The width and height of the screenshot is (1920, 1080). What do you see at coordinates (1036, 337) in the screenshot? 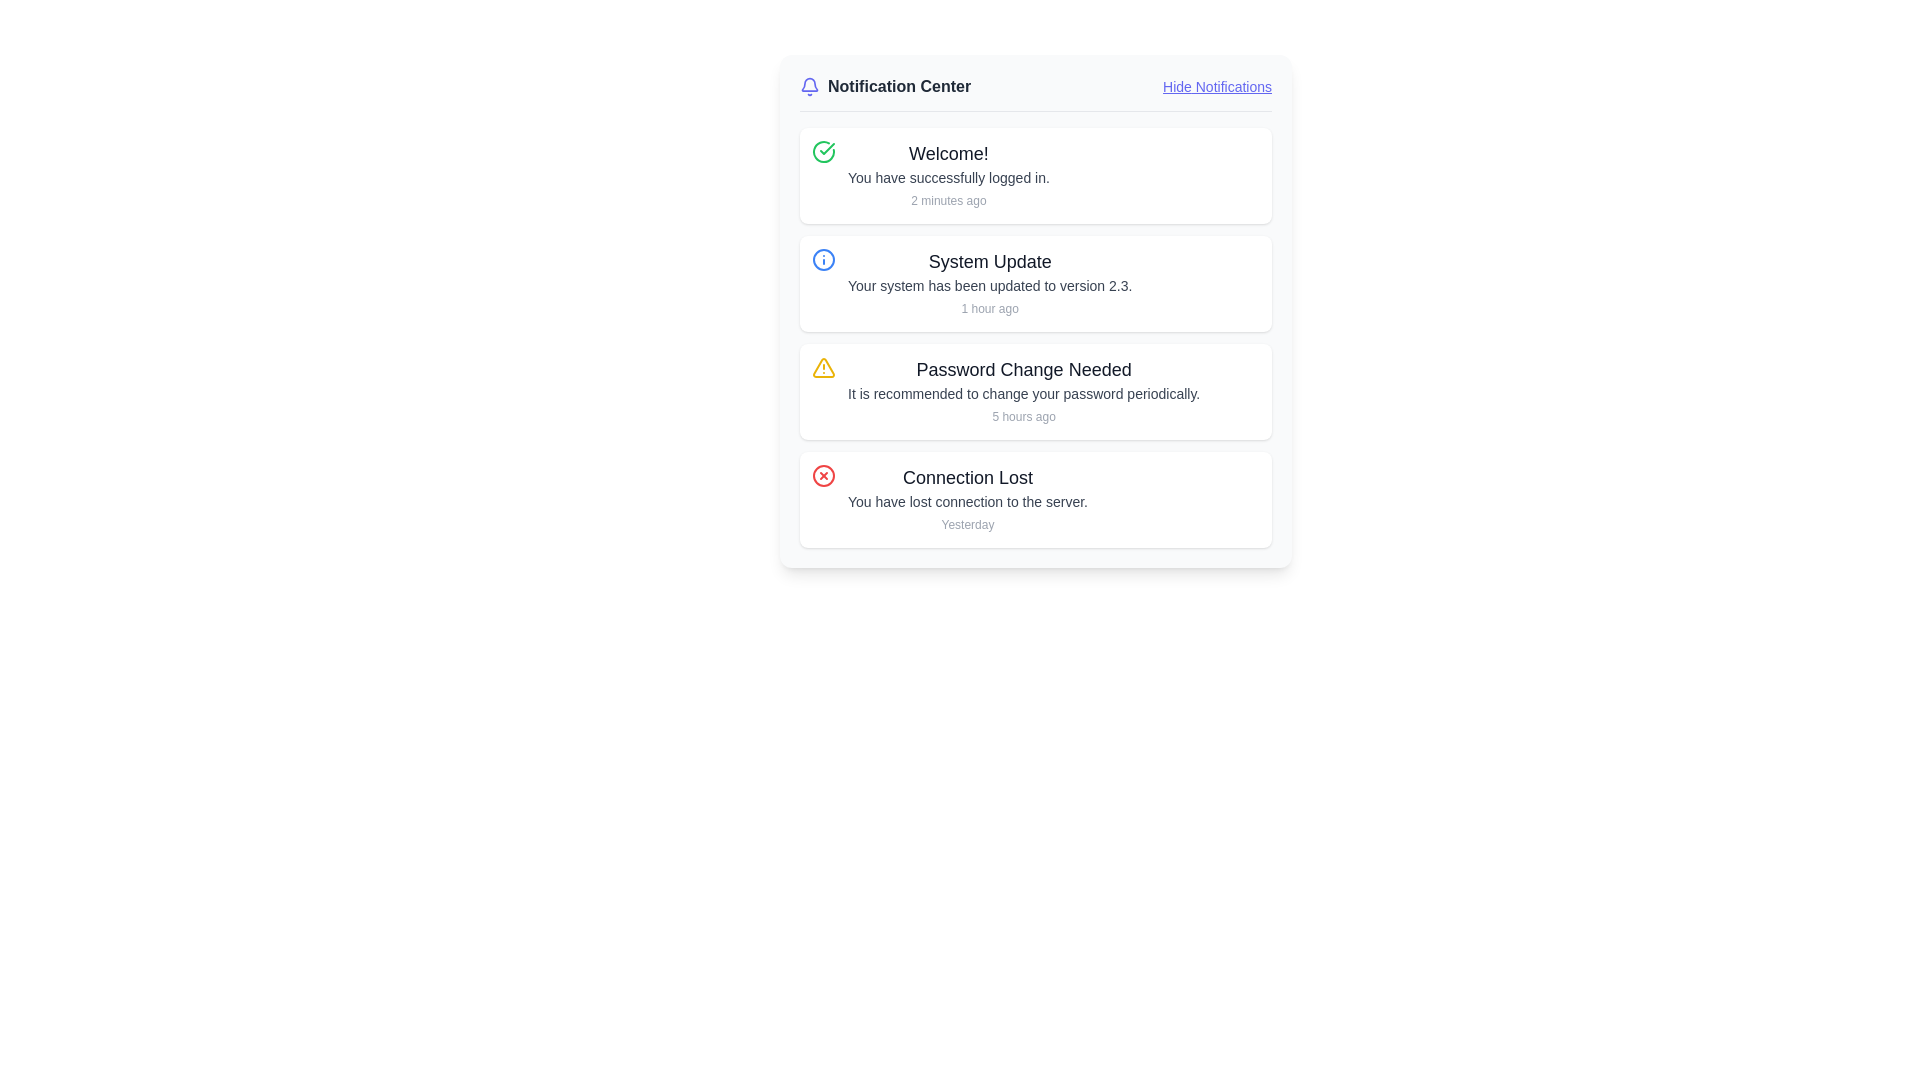
I see `the Notification card that displays a recommendation to change the password periodically, located in the Notification Center` at bounding box center [1036, 337].